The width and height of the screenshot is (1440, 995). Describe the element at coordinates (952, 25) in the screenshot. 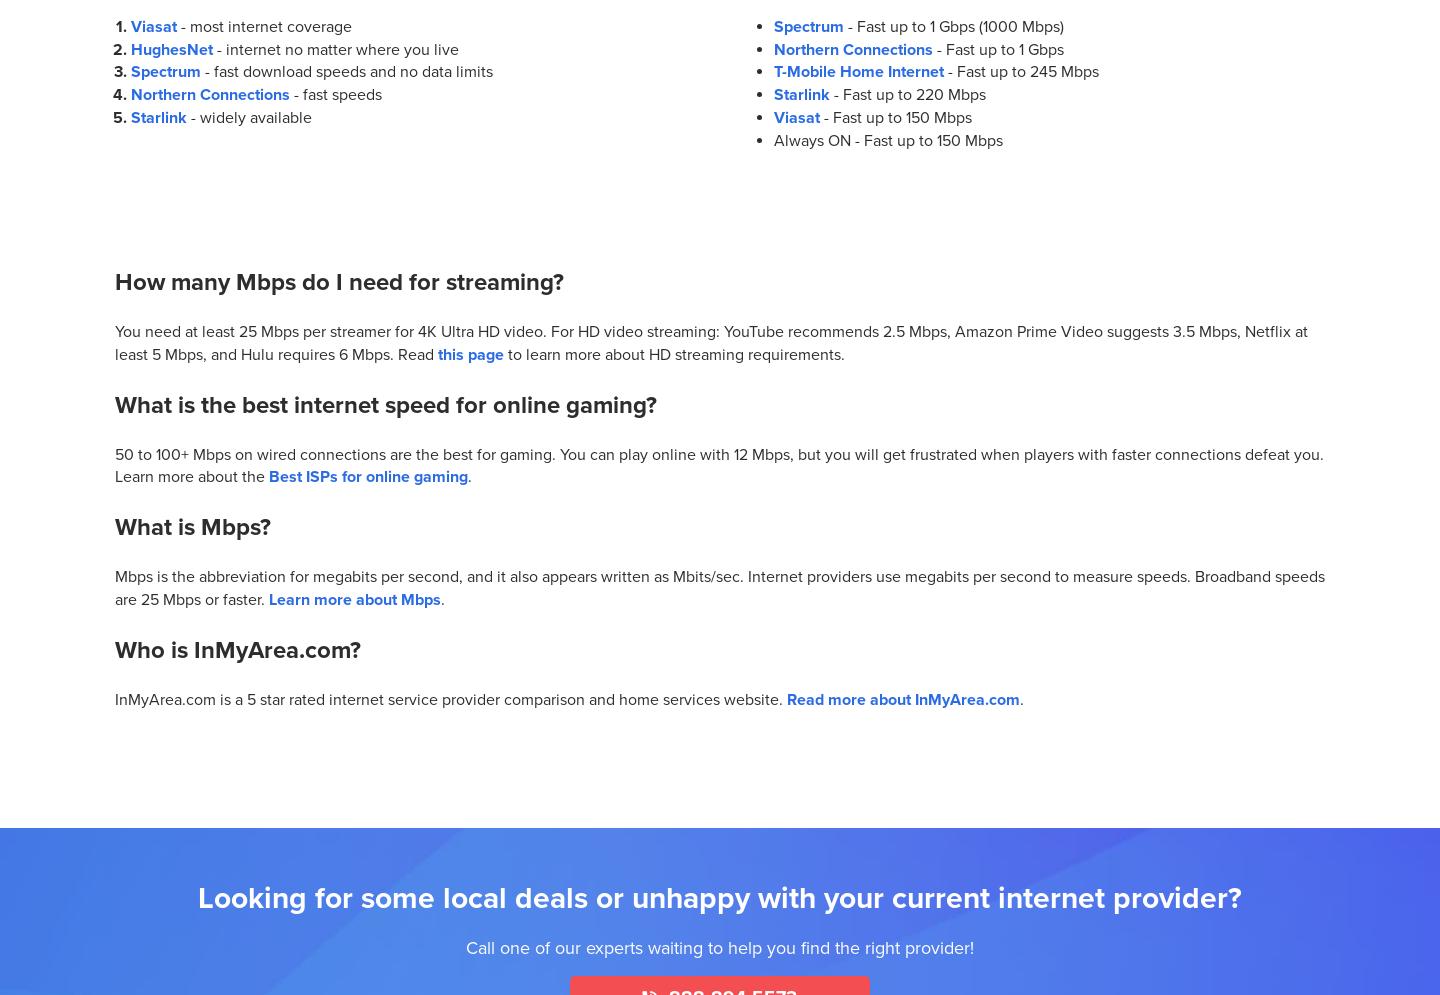

I see `'- Fast up to 1 Gbps (1000 Mbps)'` at that location.